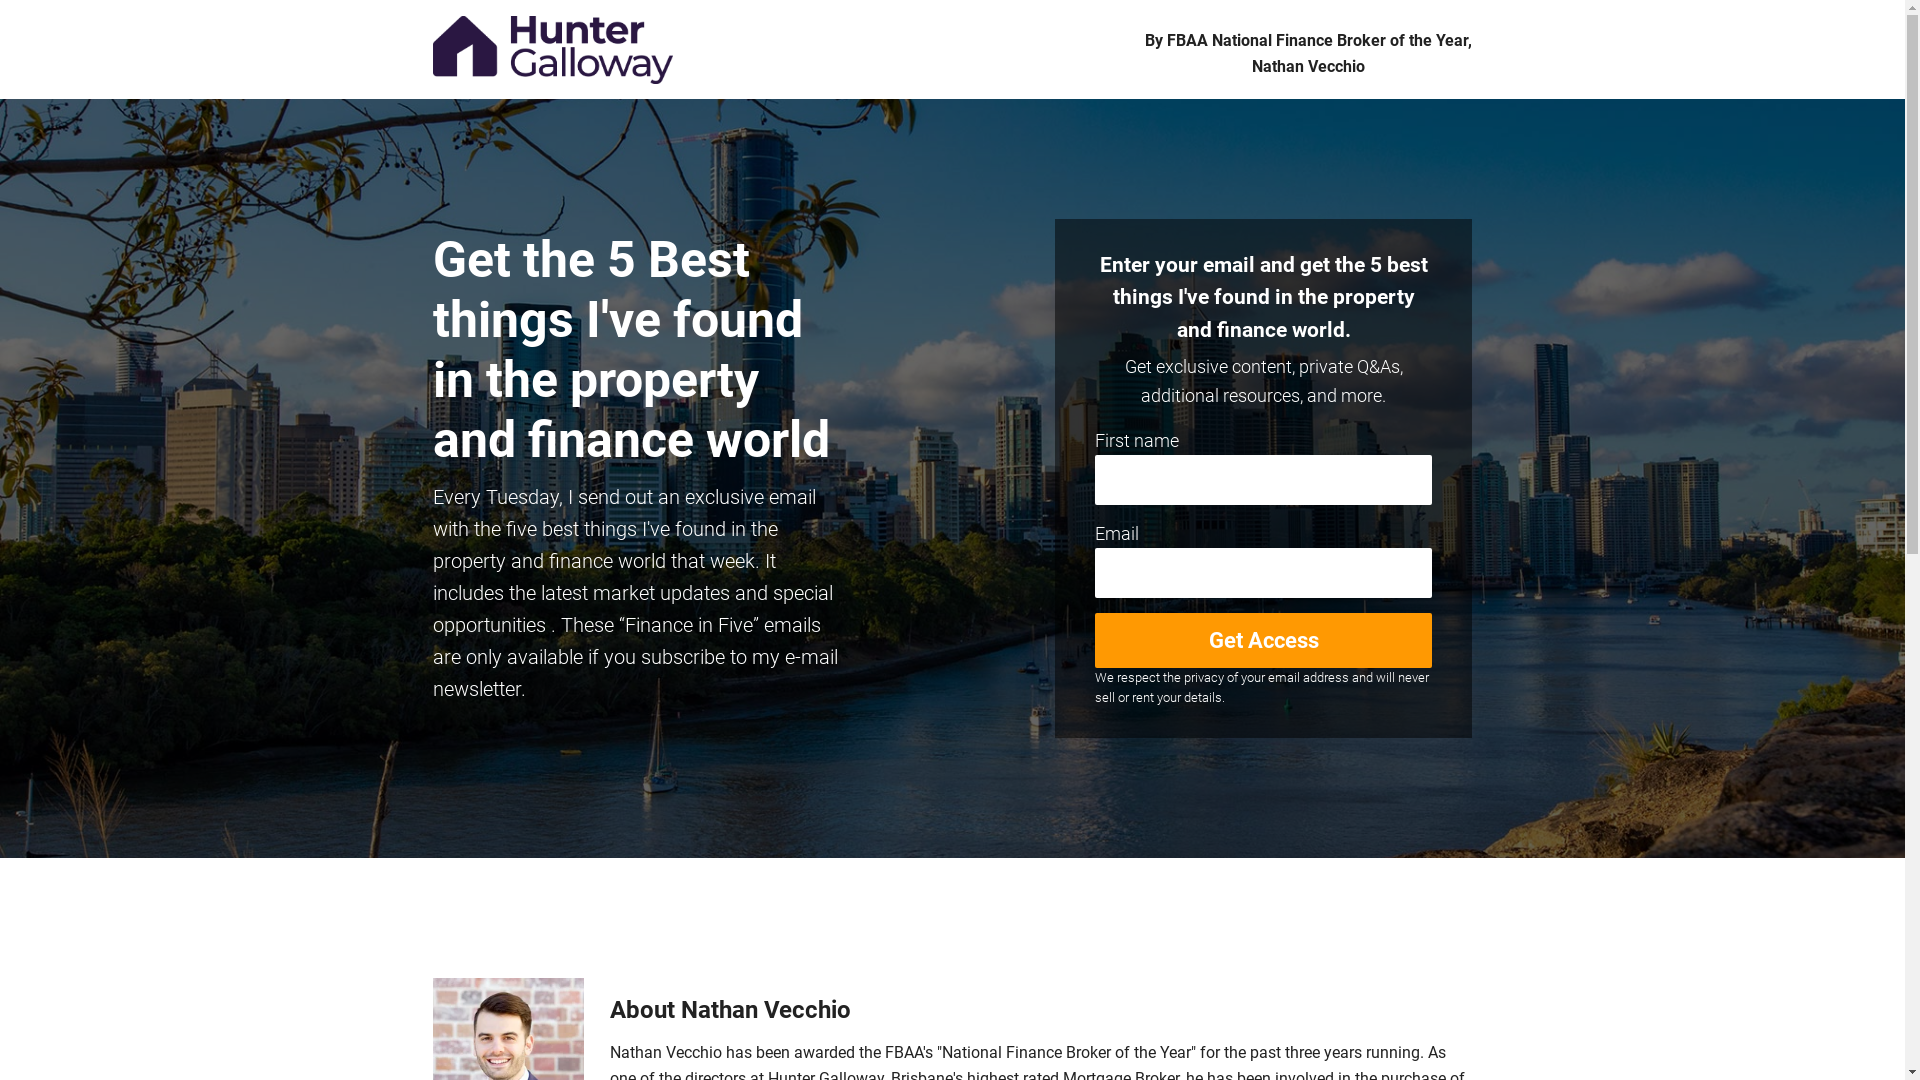 The height and width of the screenshot is (1080, 1920). What do you see at coordinates (1262, 640) in the screenshot?
I see `'Get Access'` at bounding box center [1262, 640].